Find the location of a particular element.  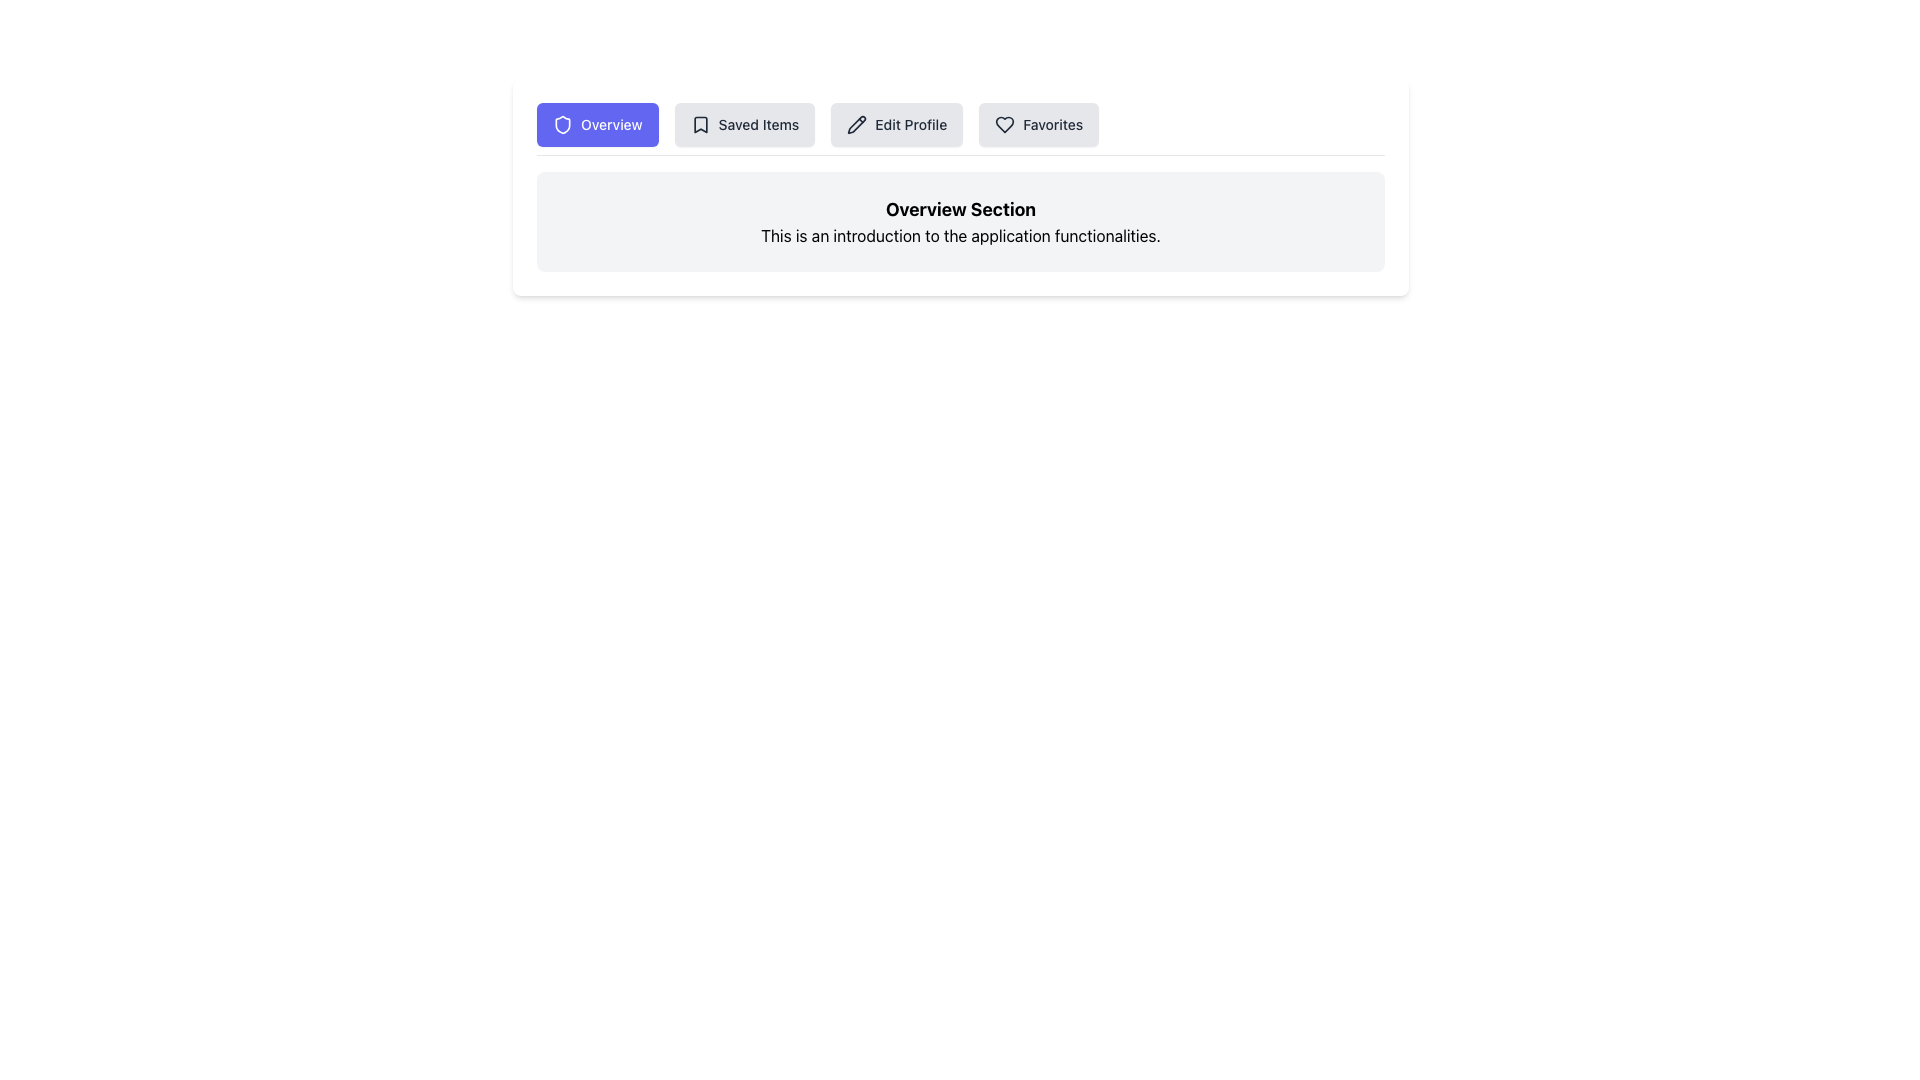

the bold textual label reading 'Overview Section' located at the top of a light gray, rounded rectangle section is located at coordinates (960, 209).